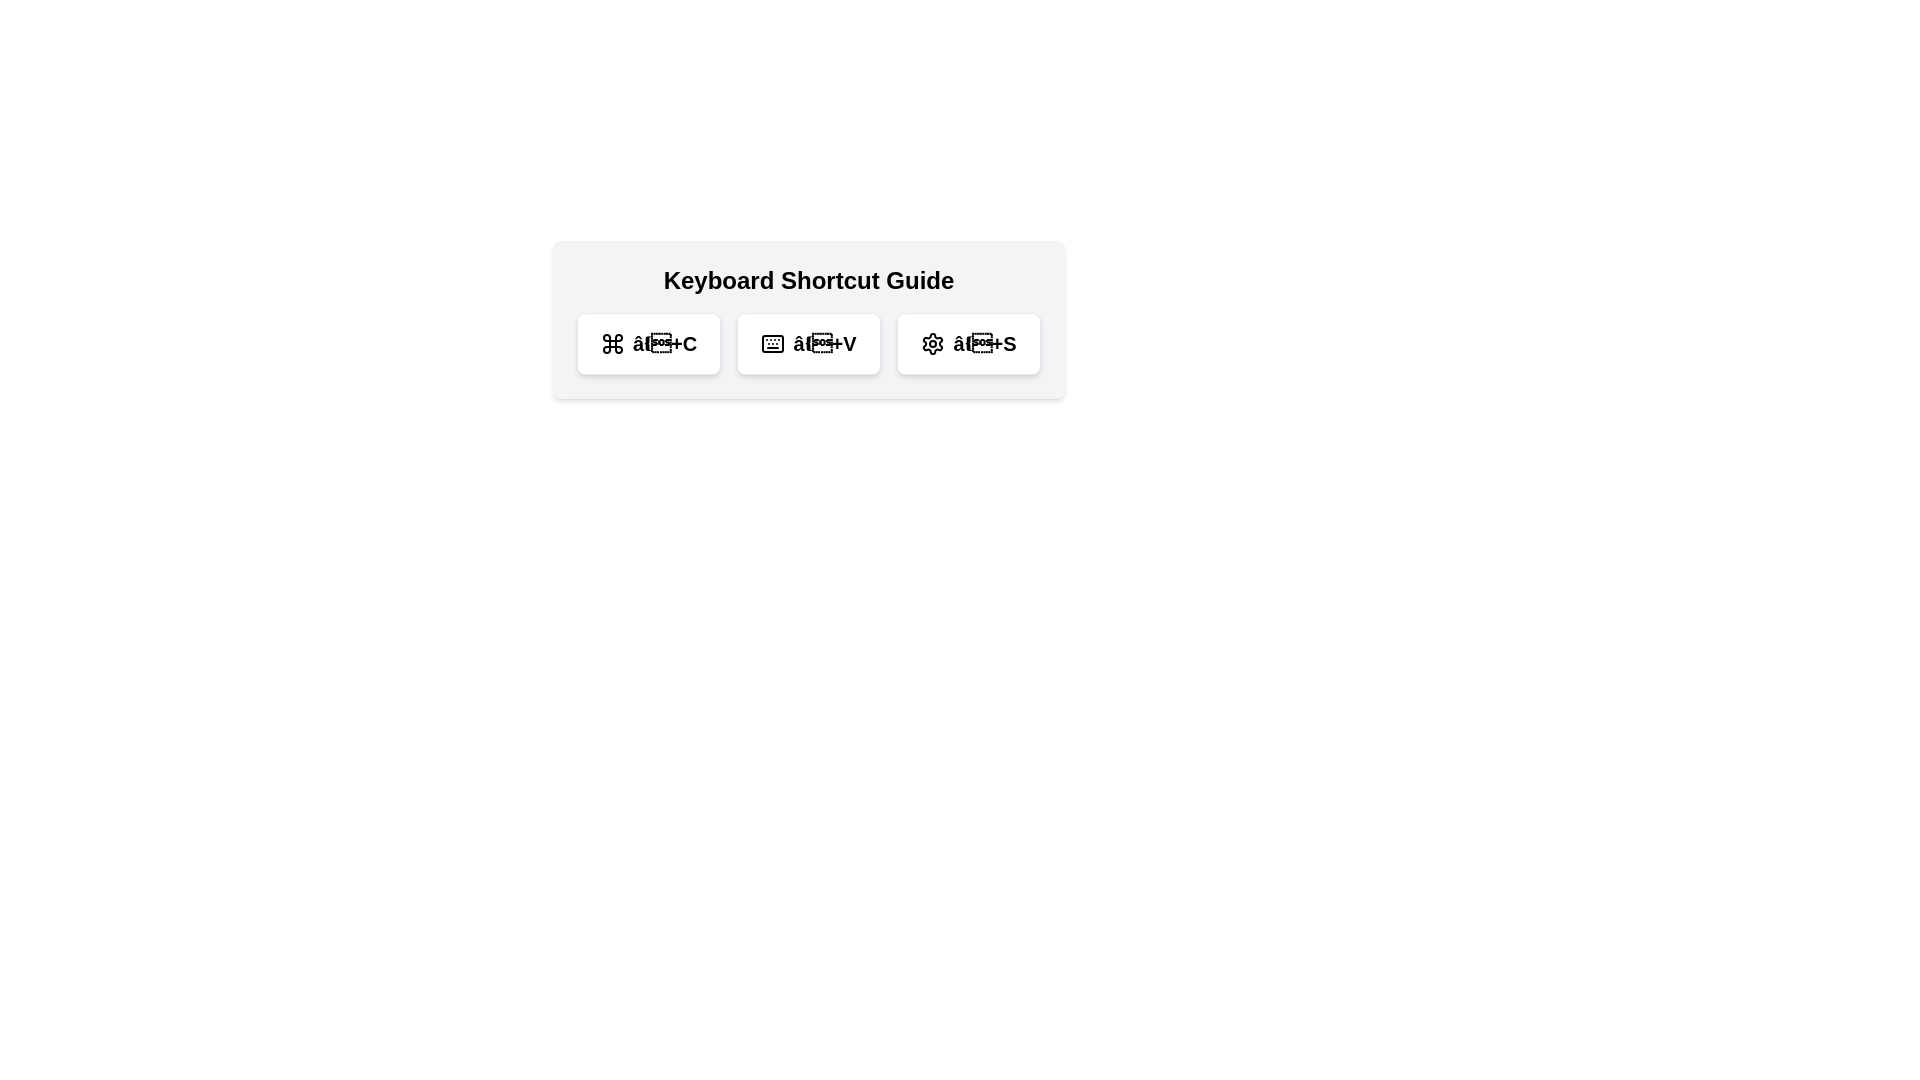 The width and height of the screenshot is (1920, 1080). What do you see at coordinates (969, 342) in the screenshot?
I see `the third button from the left in the row of three buttons, which triggers a 'Save' action` at bounding box center [969, 342].